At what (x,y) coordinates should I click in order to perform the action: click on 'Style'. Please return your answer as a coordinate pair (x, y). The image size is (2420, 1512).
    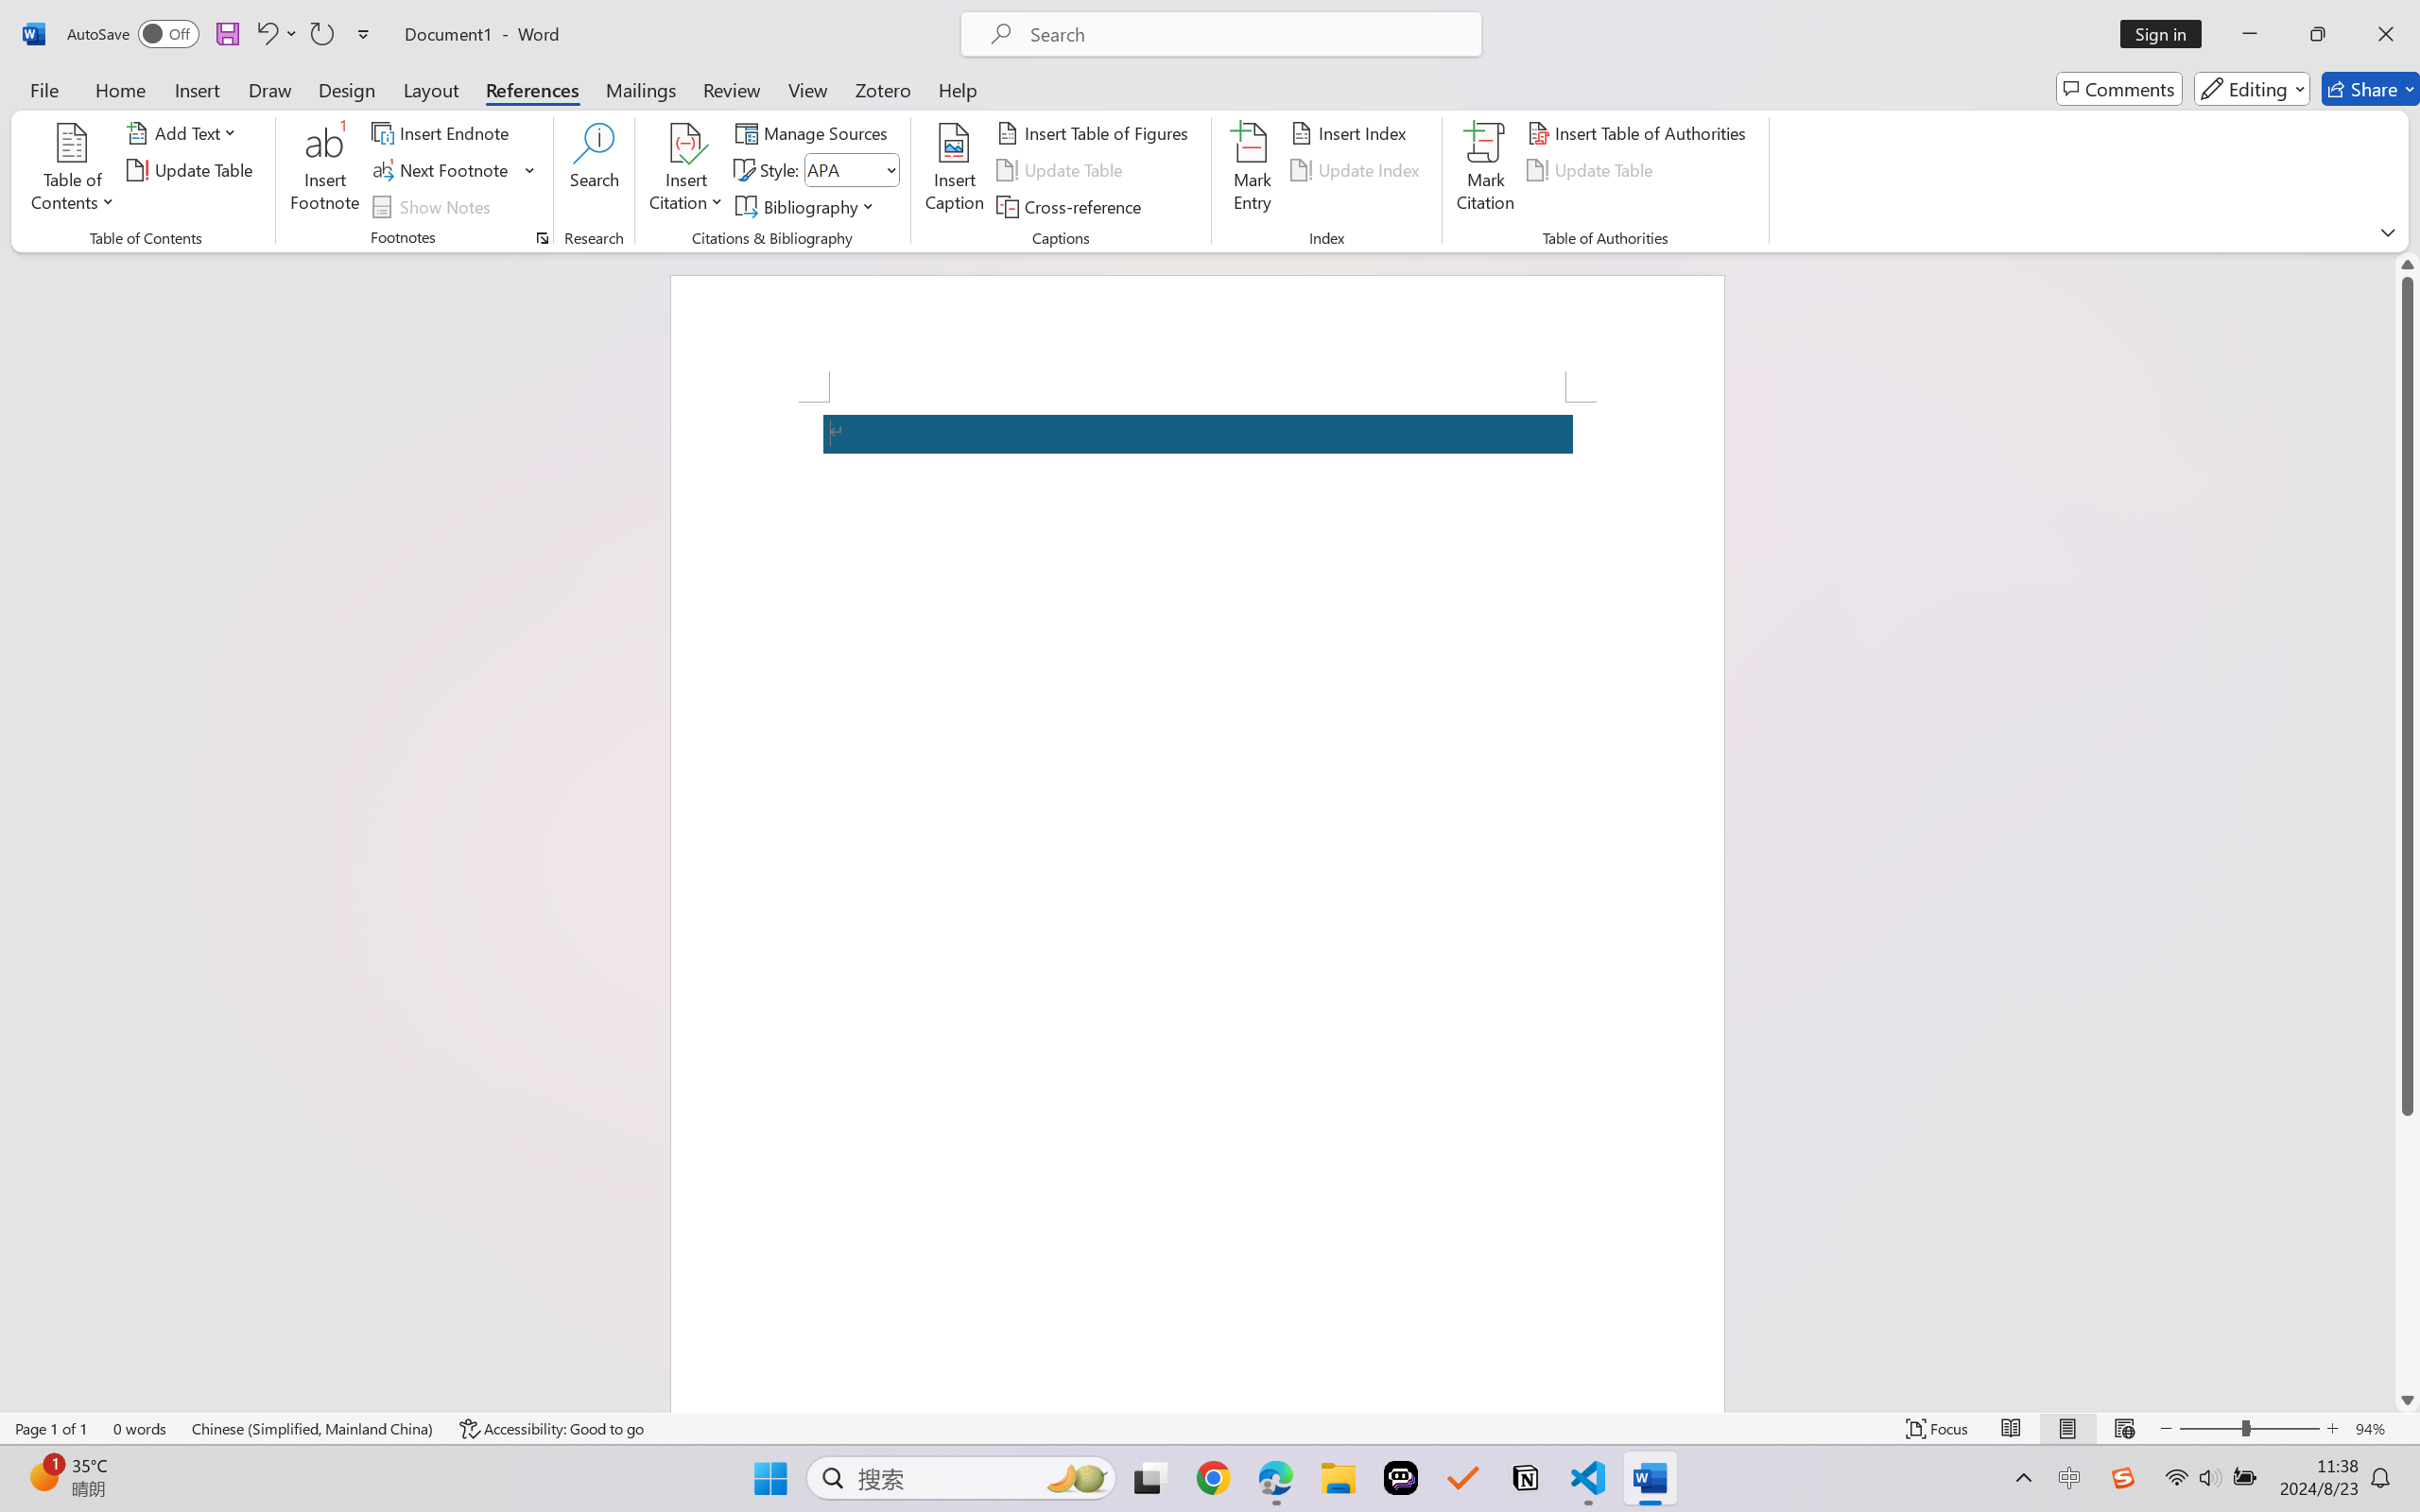
    Looking at the image, I should click on (843, 168).